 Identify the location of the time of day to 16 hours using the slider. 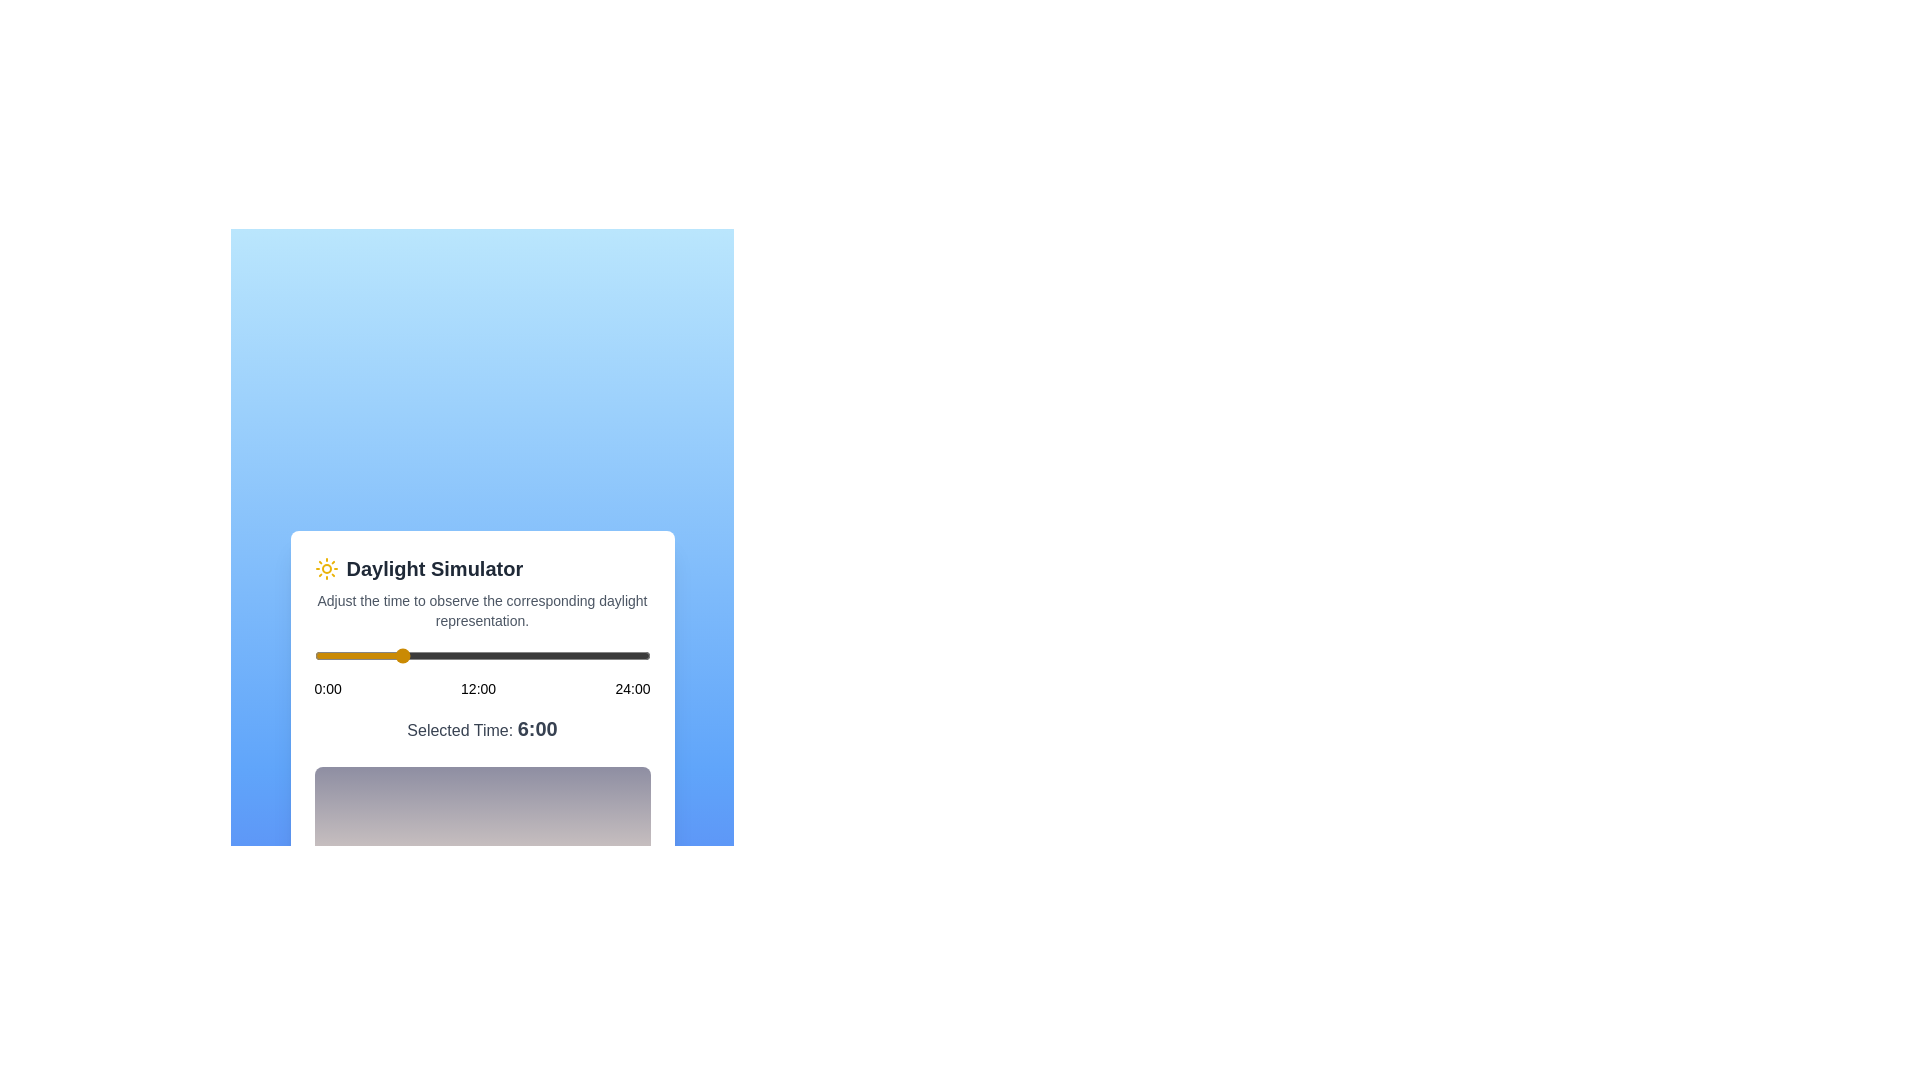
(538, 655).